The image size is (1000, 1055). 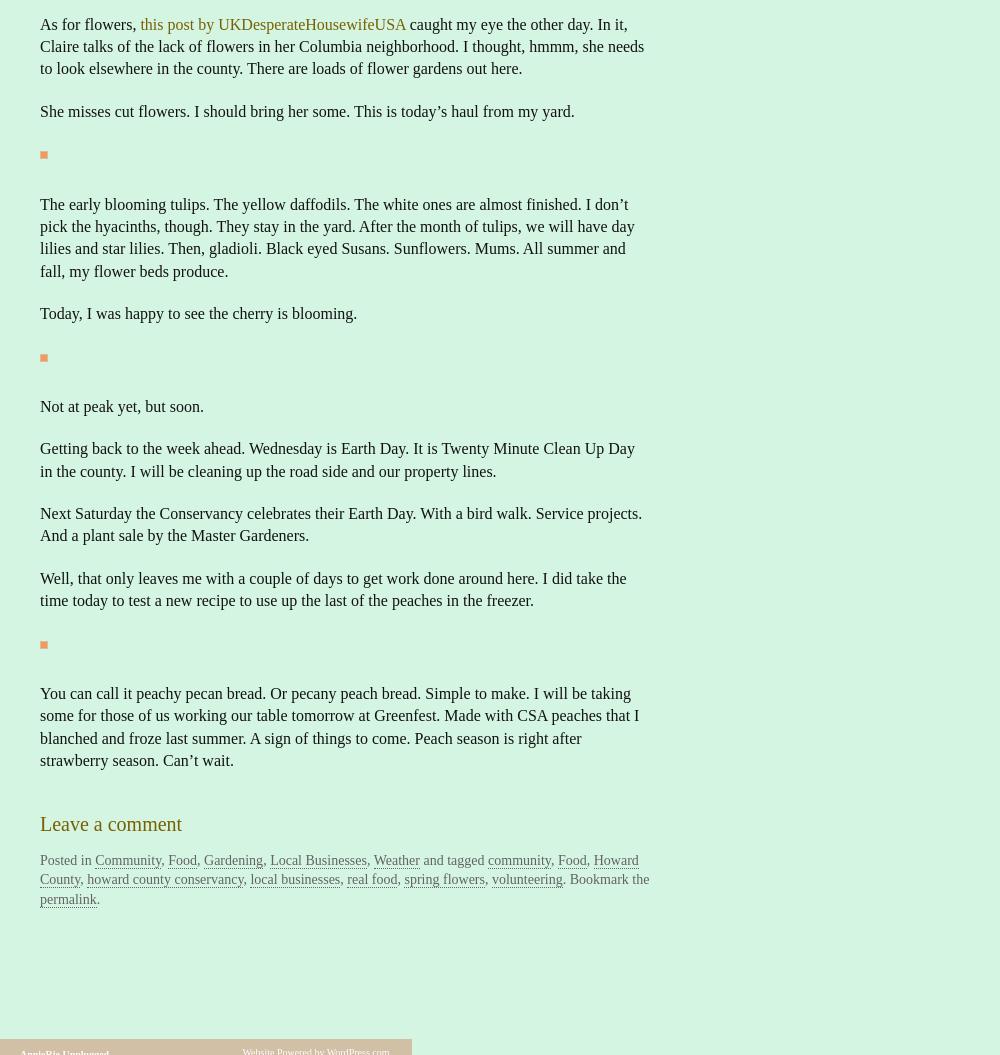 What do you see at coordinates (165, 879) in the screenshot?
I see `'howard county conservancy'` at bounding box center [165, 879].